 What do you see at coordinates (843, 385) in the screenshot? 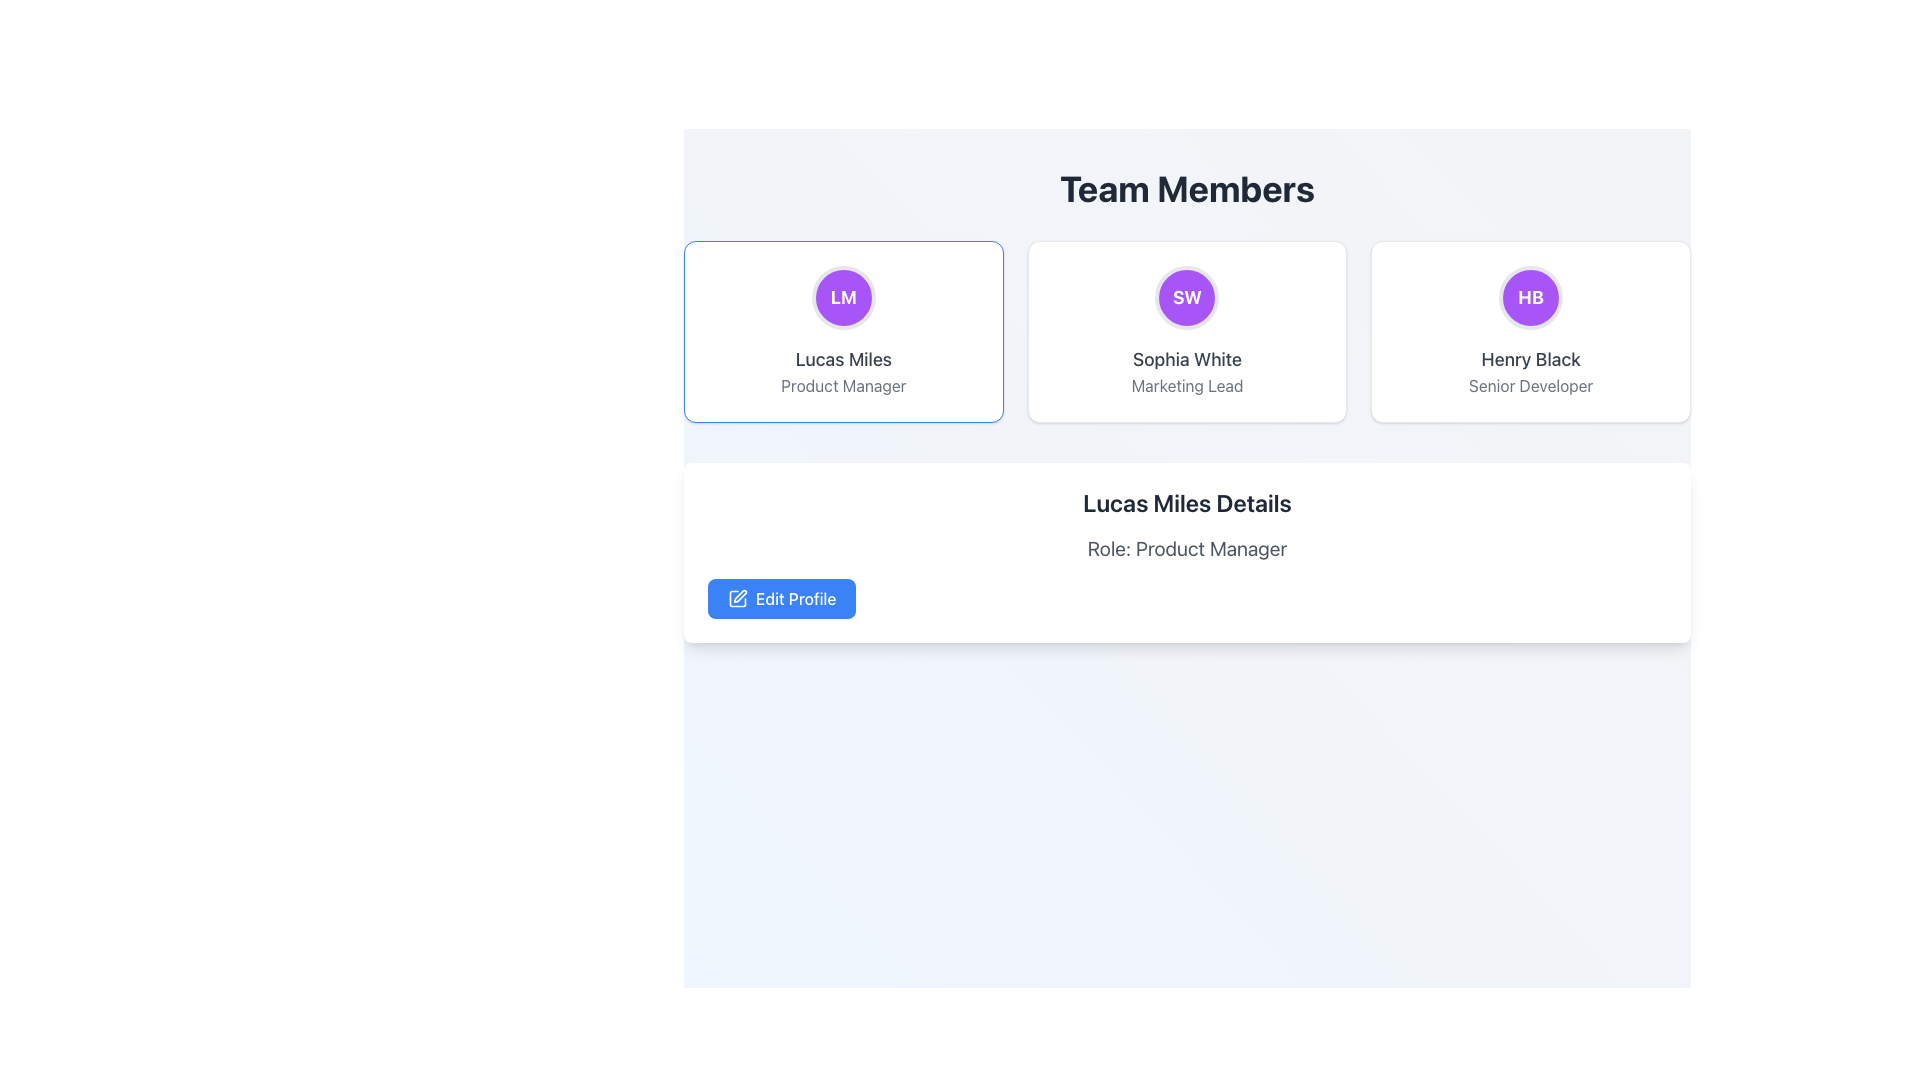
I see `the text label displaying 'Product Manager' in gray font, located under the name 'Lucas Miles' within a card-like layout` at bounding box center [843, 385].